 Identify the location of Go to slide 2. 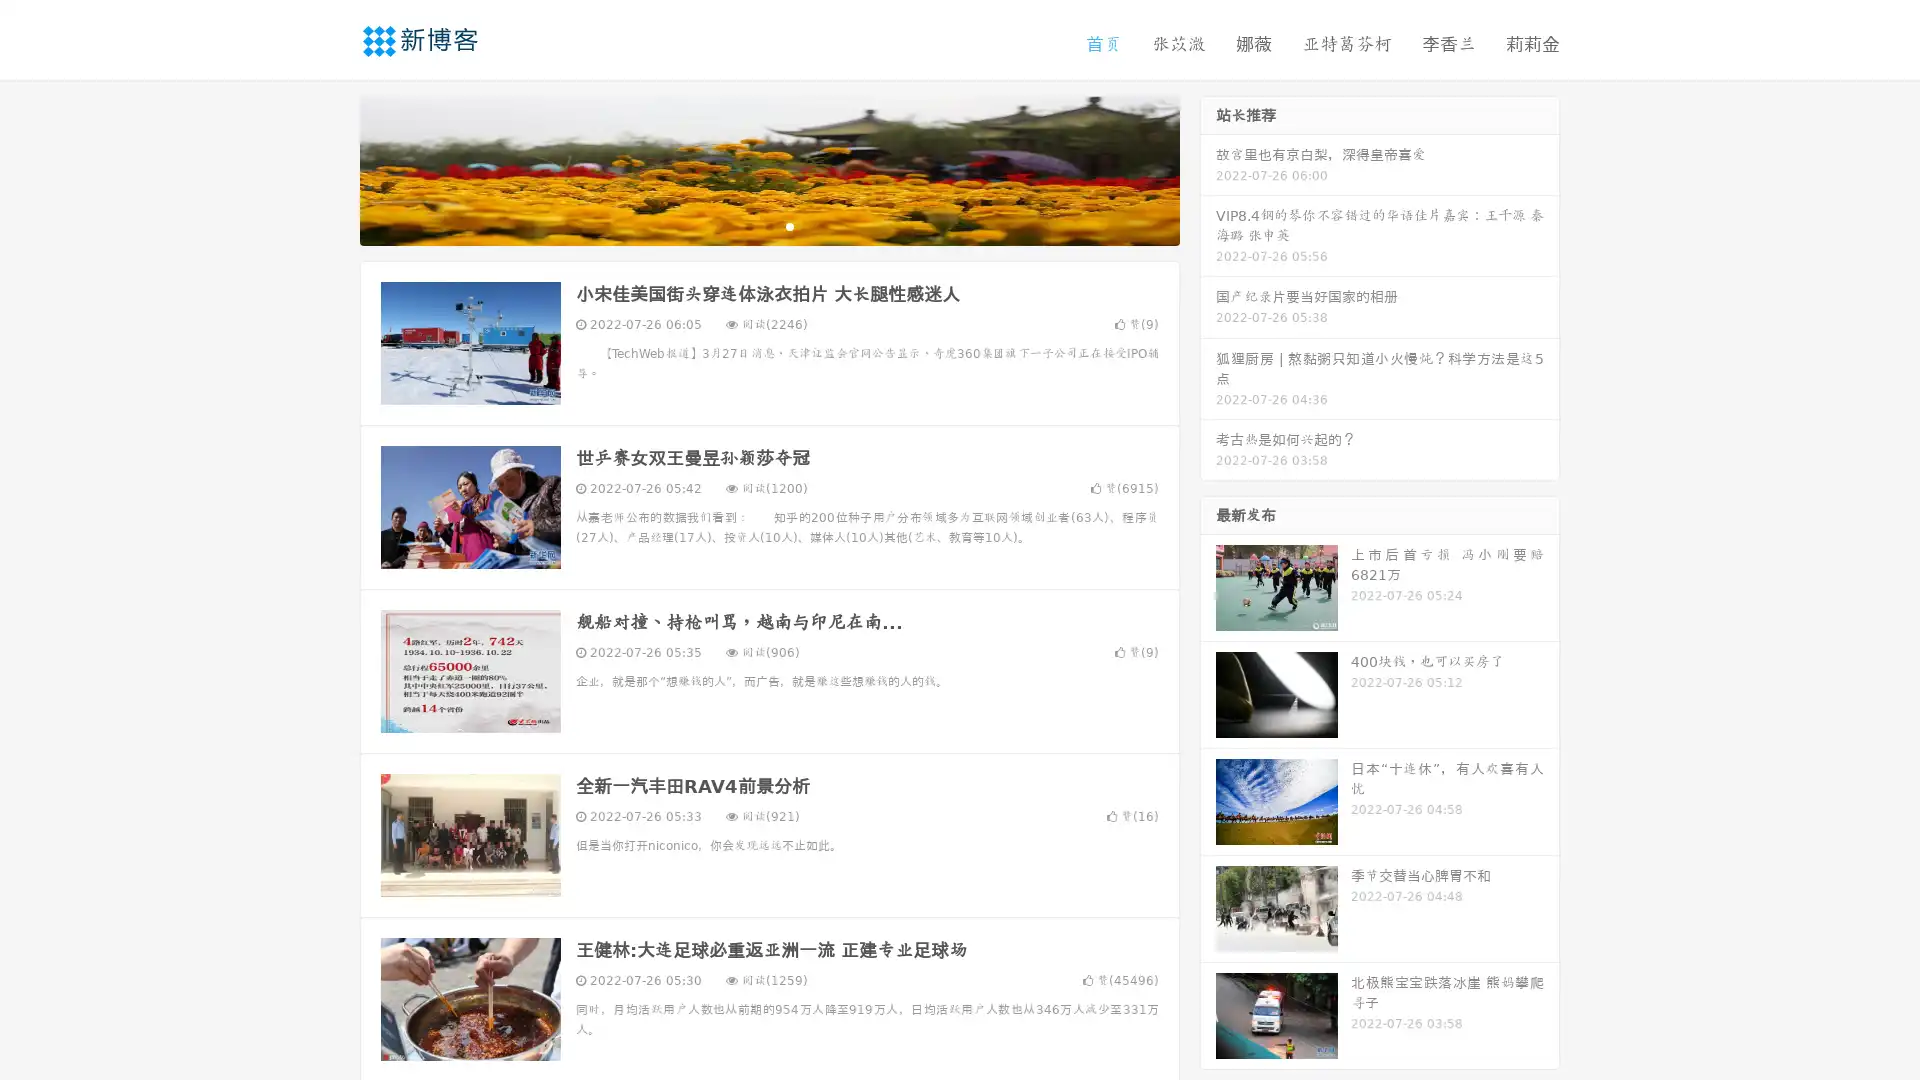
(768, 225).